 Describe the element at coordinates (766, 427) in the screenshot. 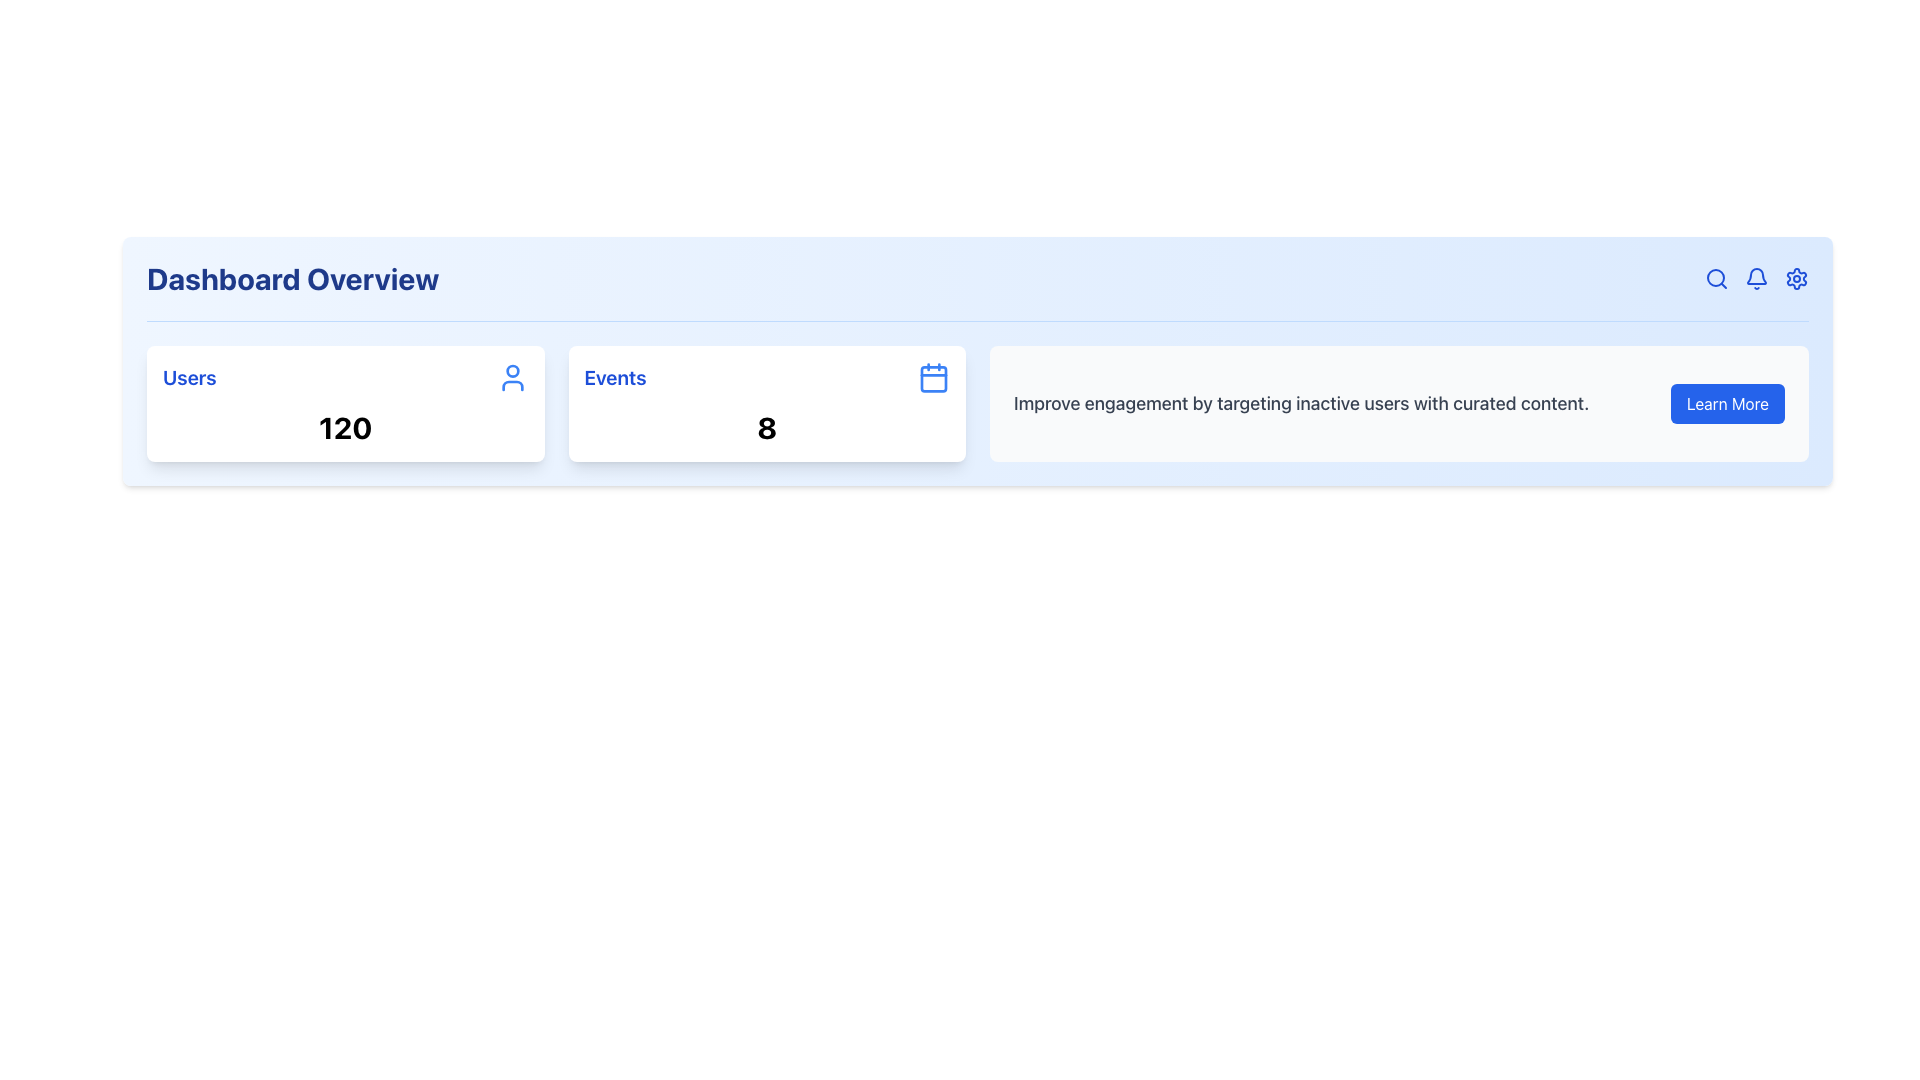

I see `the large, bold number '8' displayed in black text within the second card from the left, which is located below the 'Events' label and an adjacent calendar icon` at that location.